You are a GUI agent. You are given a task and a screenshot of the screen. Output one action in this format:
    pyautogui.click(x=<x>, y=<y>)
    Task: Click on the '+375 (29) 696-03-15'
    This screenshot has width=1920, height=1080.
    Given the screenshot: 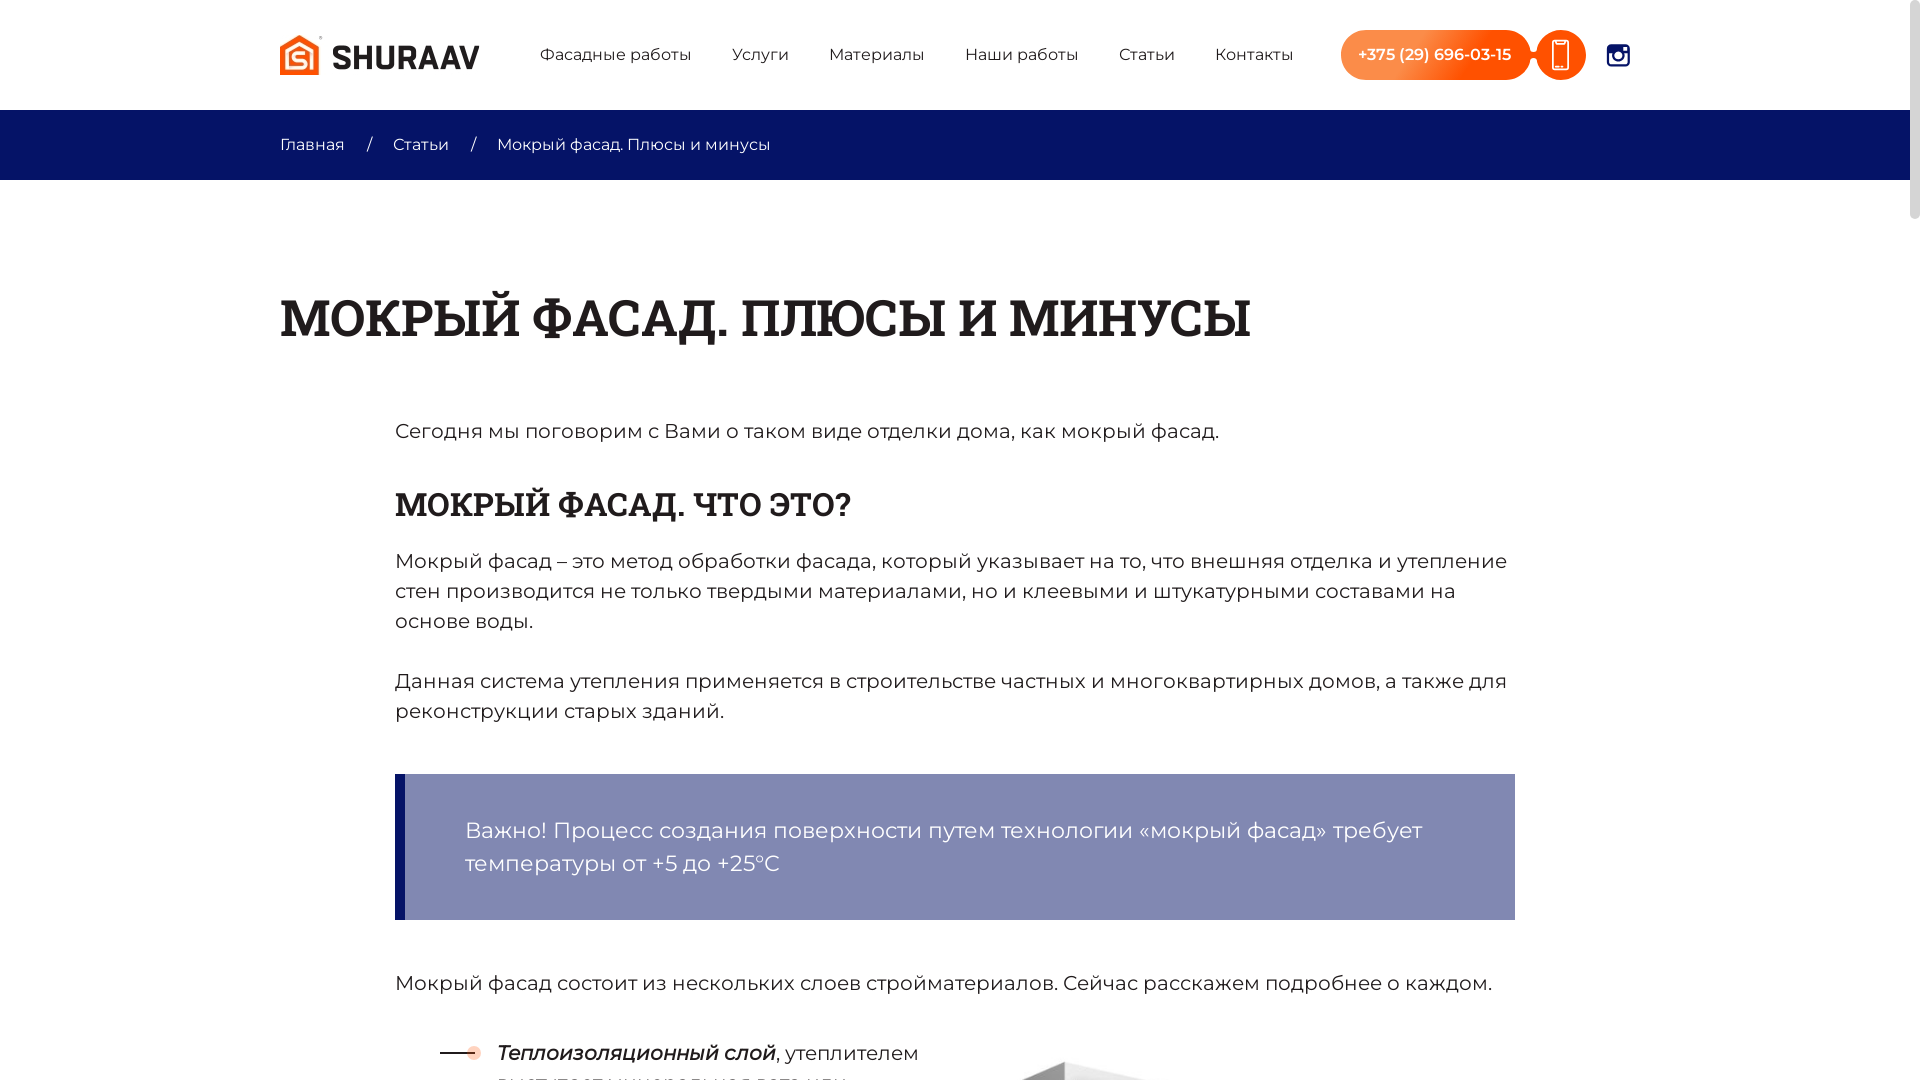 What is the action you would take?
    pyautogui.click(x=1463, y=53)
    